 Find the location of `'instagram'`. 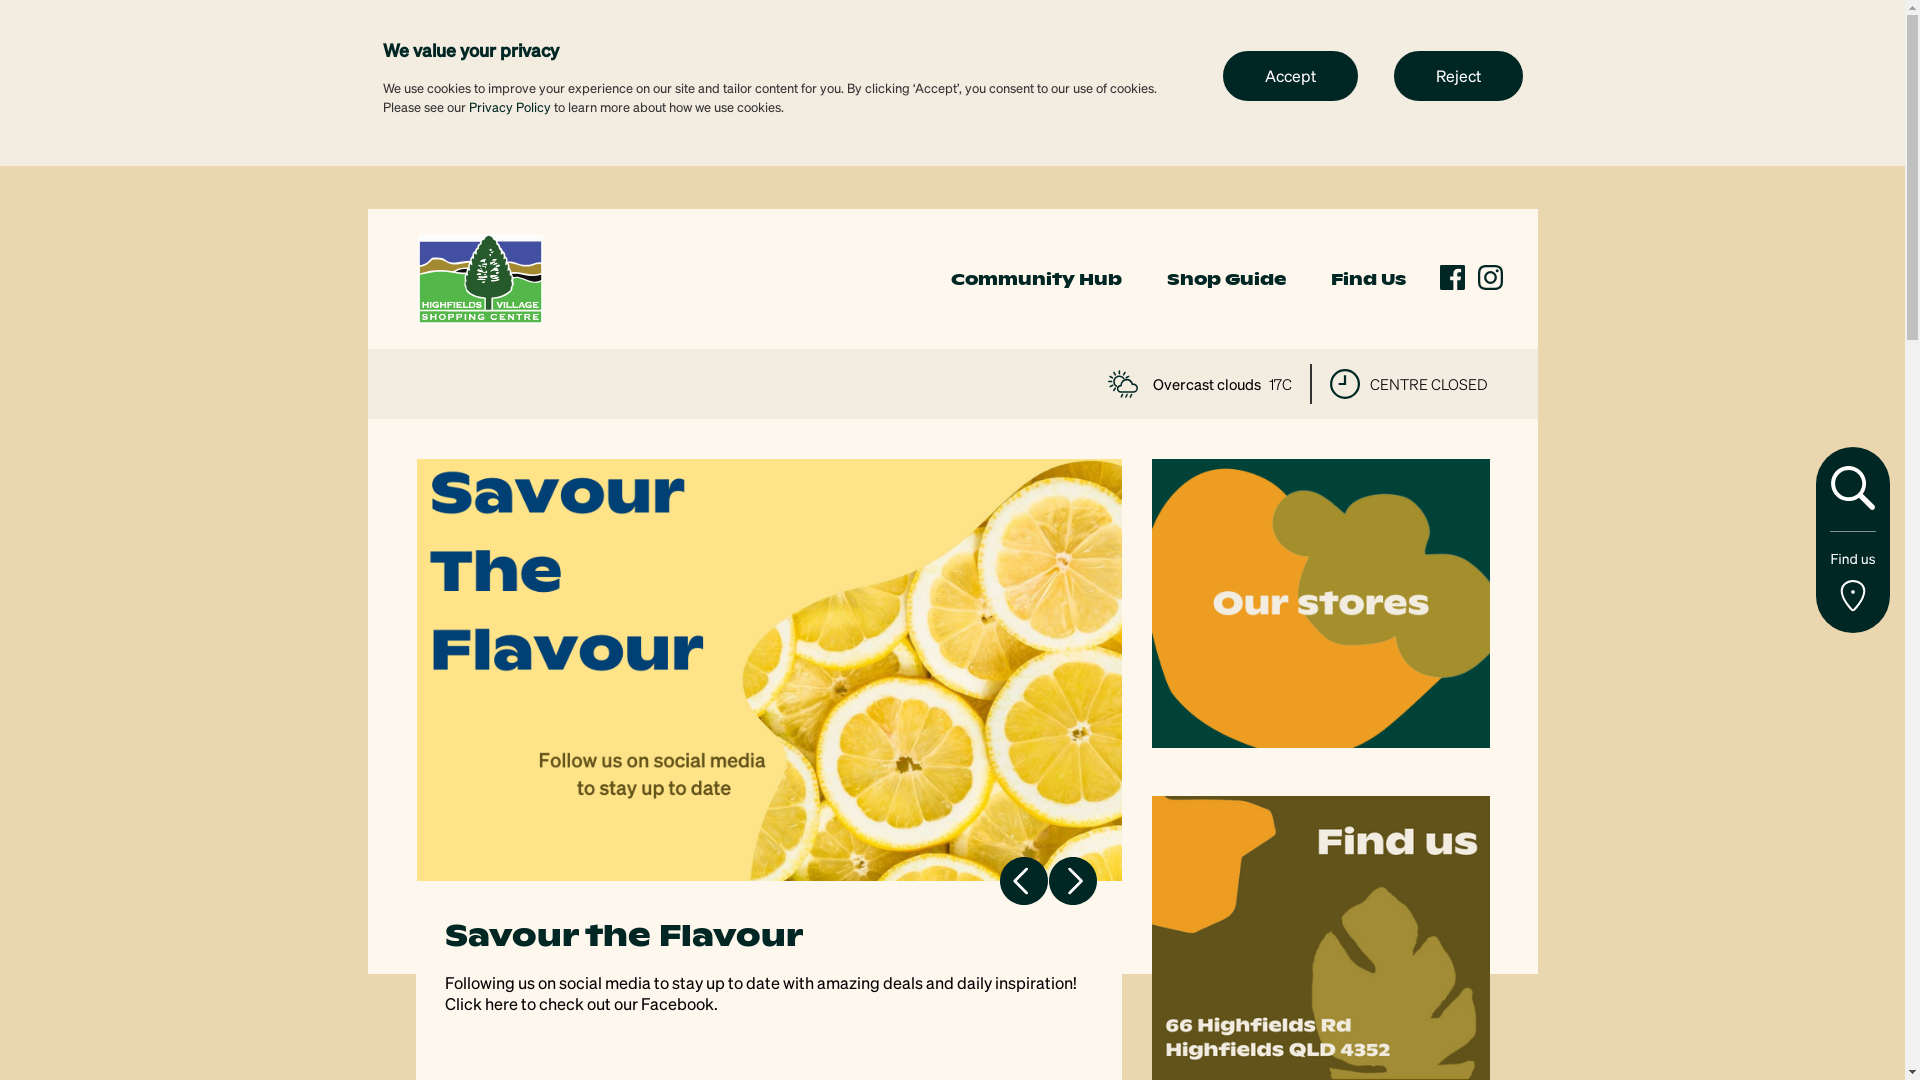

'instagram' is located at coordinates (1490, 277).